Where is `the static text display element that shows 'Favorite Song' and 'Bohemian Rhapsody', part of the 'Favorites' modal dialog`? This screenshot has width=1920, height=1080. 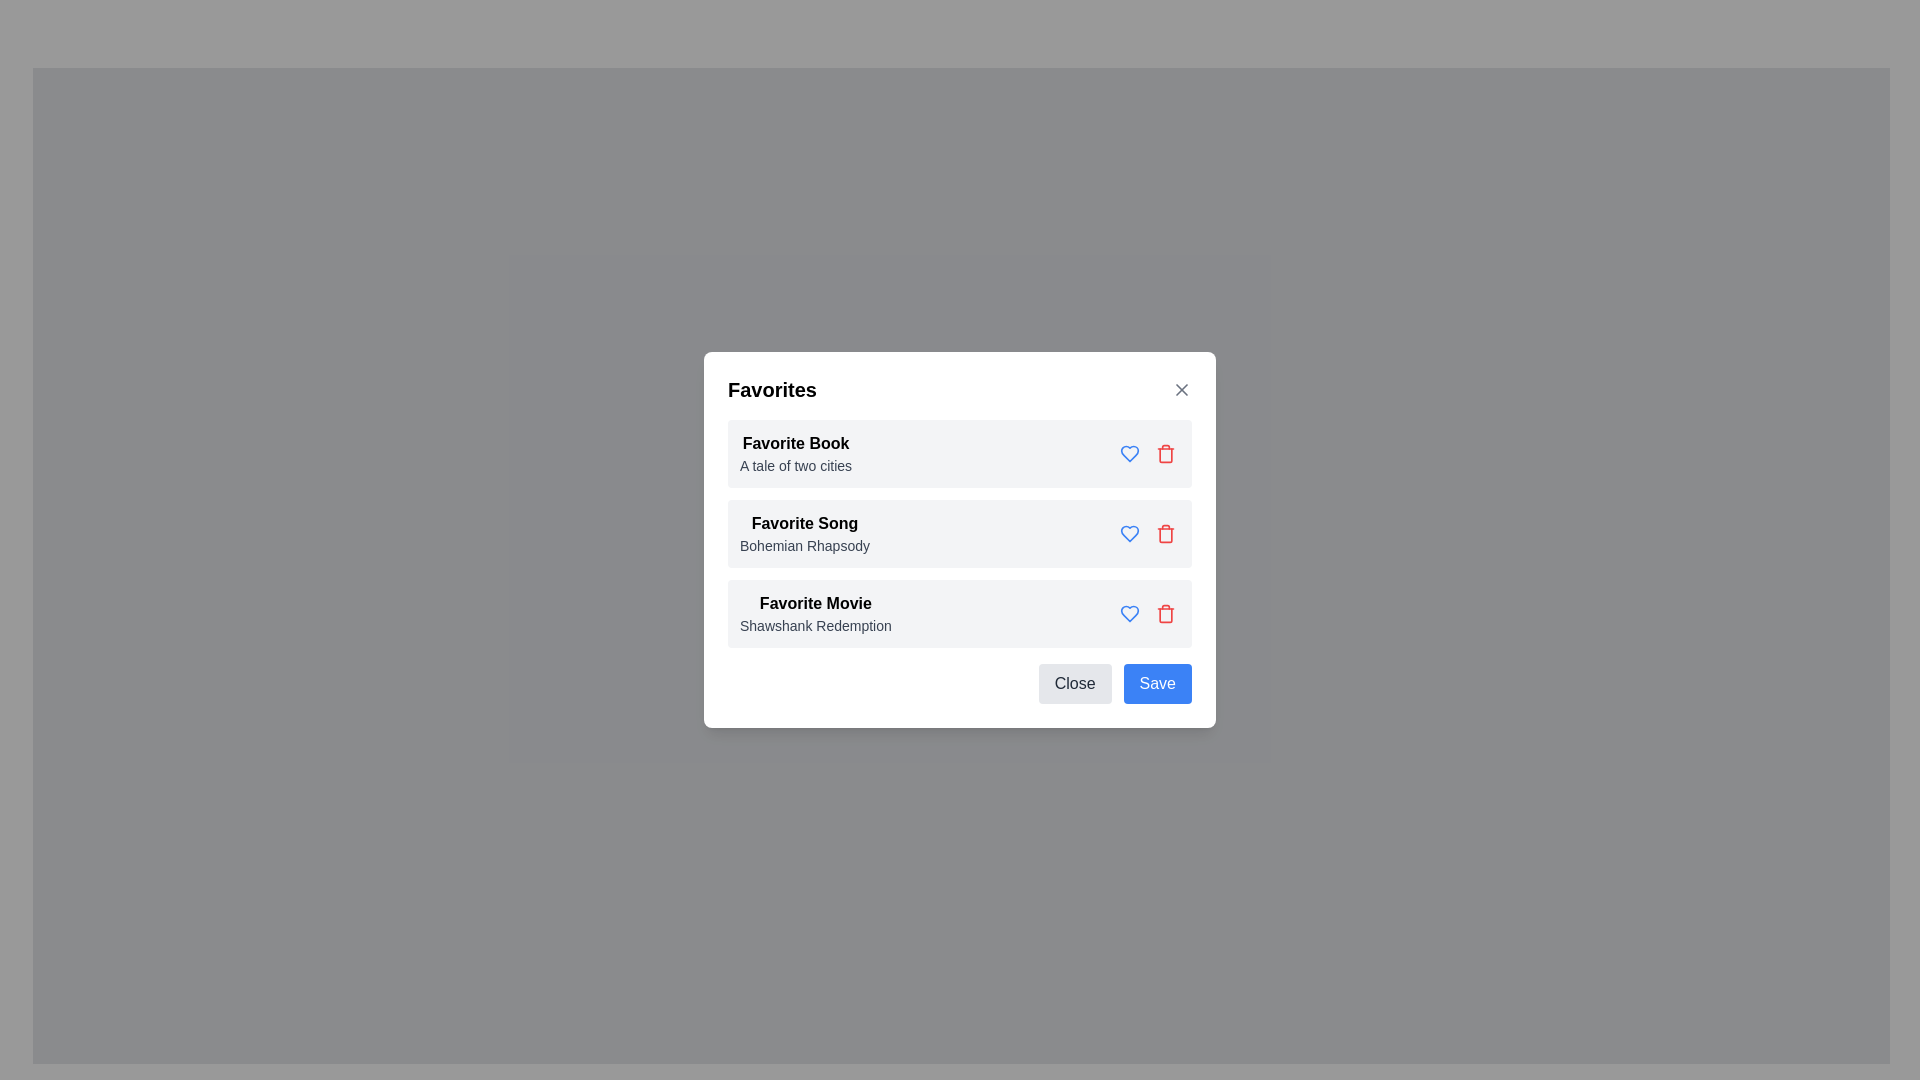 the static text display element that shows 'Favorite Song' and 'Bohemian Rhapsody', part of the 'Favorites' modal dialog is located at coordinates (805, 532).